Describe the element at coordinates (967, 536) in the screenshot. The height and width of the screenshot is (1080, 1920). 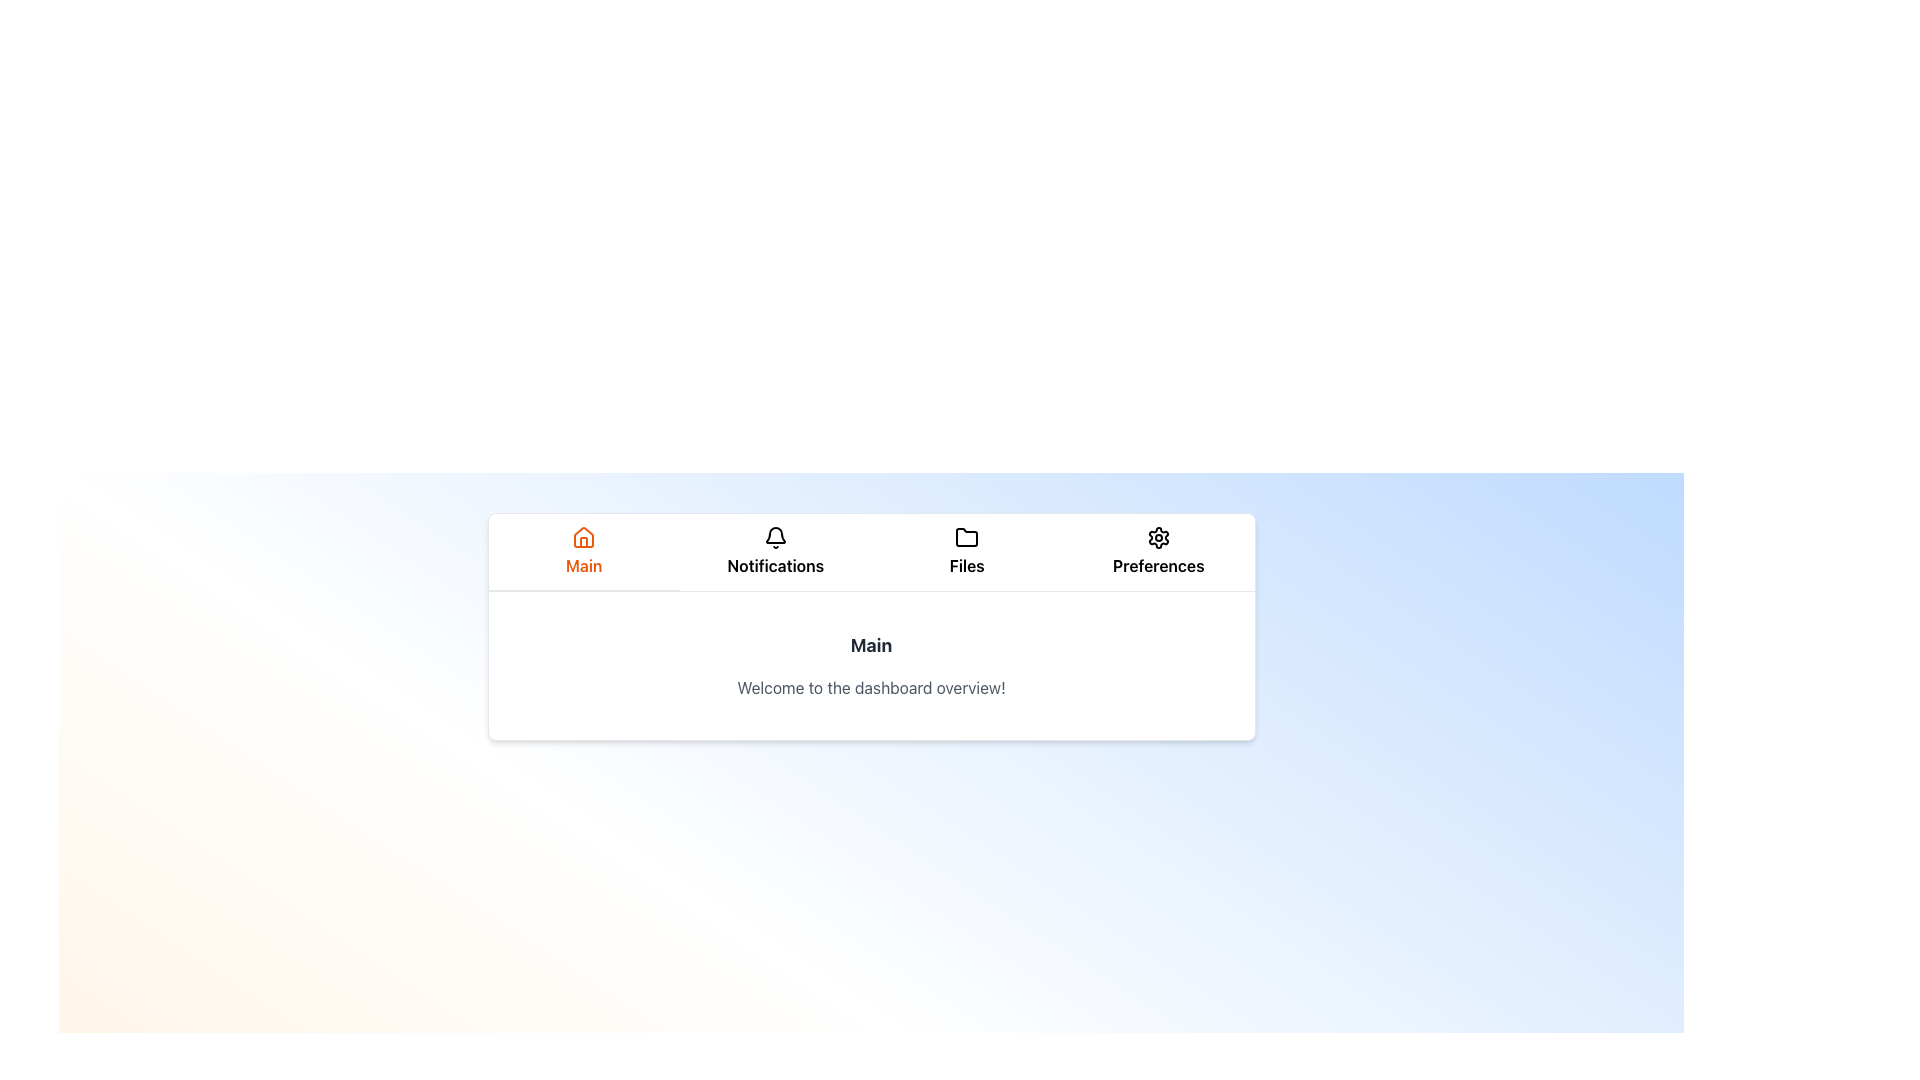
I see `the Folder Icon, which is the third icon in a row of four at the top of the interface` at that location.